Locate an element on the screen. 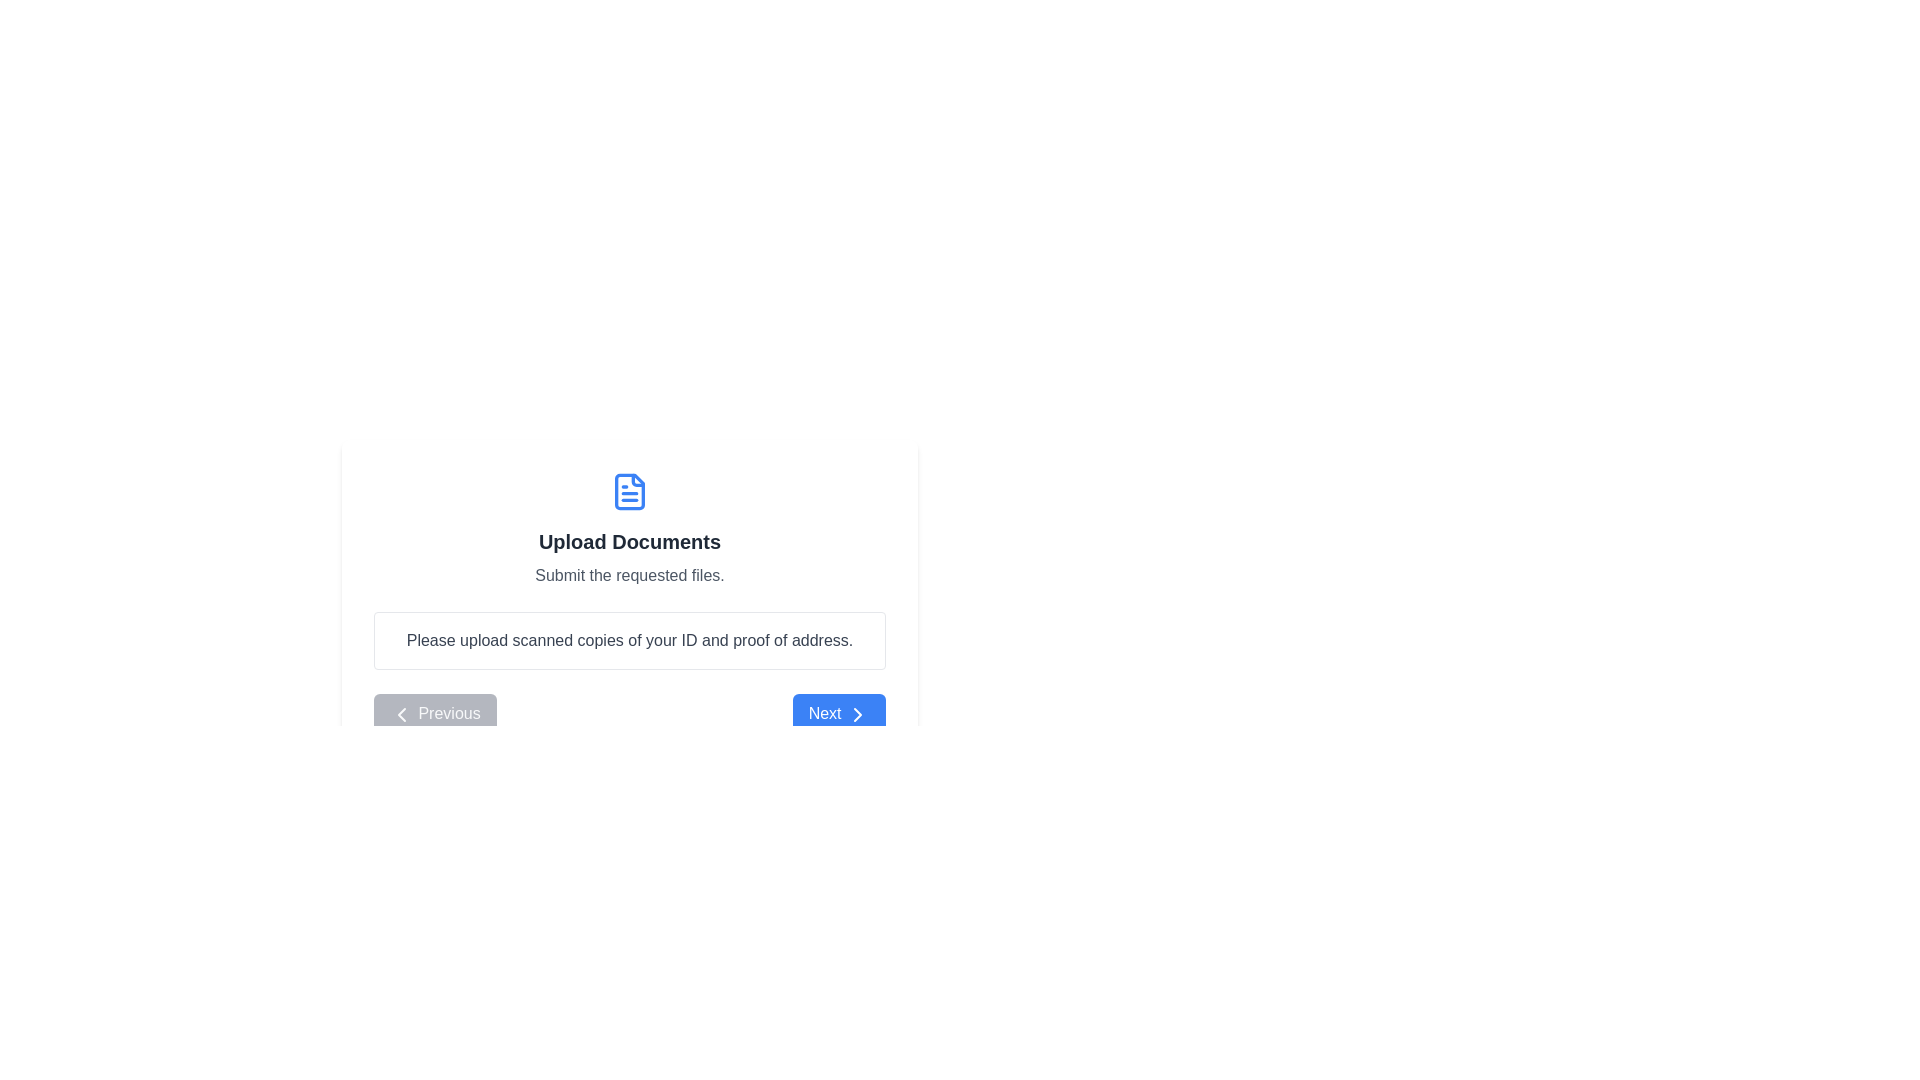  the step icon to view it is located at coordinates (628, 492).